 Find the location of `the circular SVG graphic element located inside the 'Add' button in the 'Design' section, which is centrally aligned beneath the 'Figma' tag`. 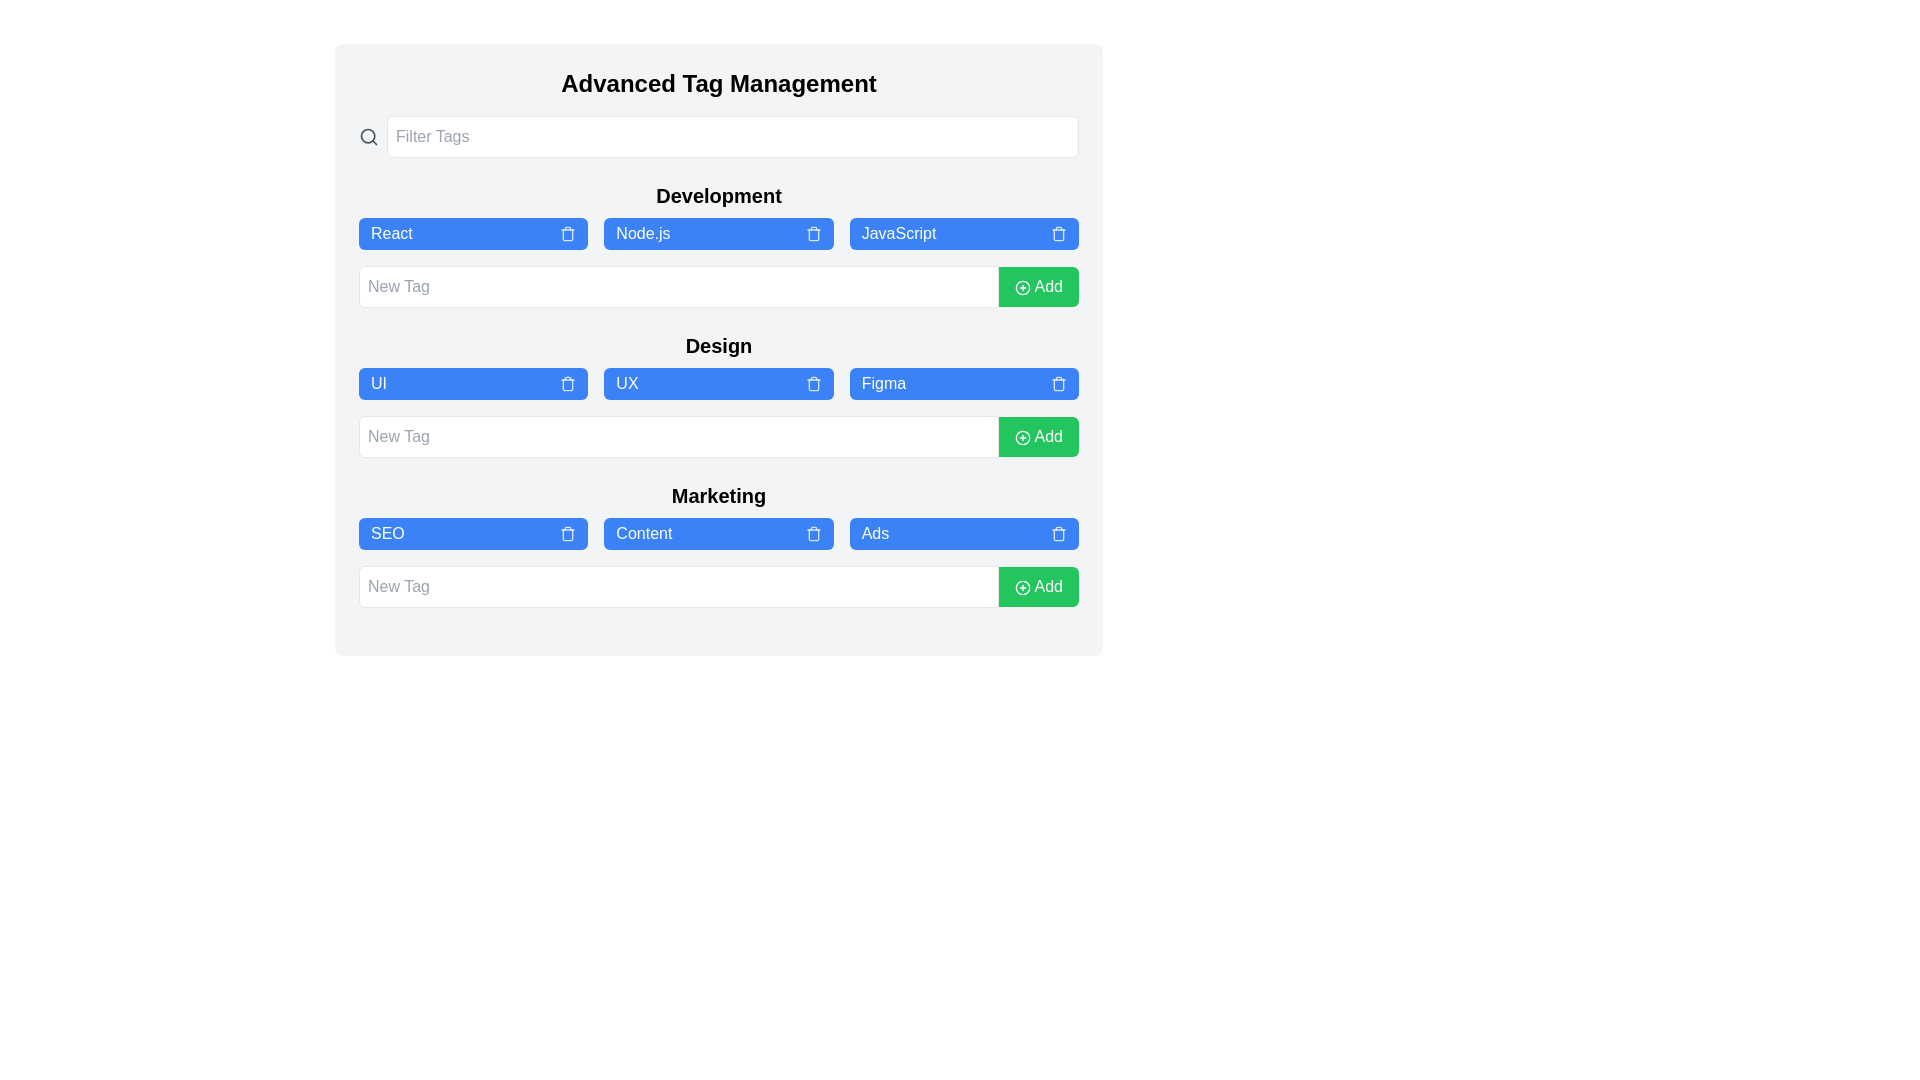

the circular SVG graphic element located inside the 'Add' button in the 'Design' section, which is centrally aligned beneath the 'Figma' tag is located at coordinates (1022, 436).